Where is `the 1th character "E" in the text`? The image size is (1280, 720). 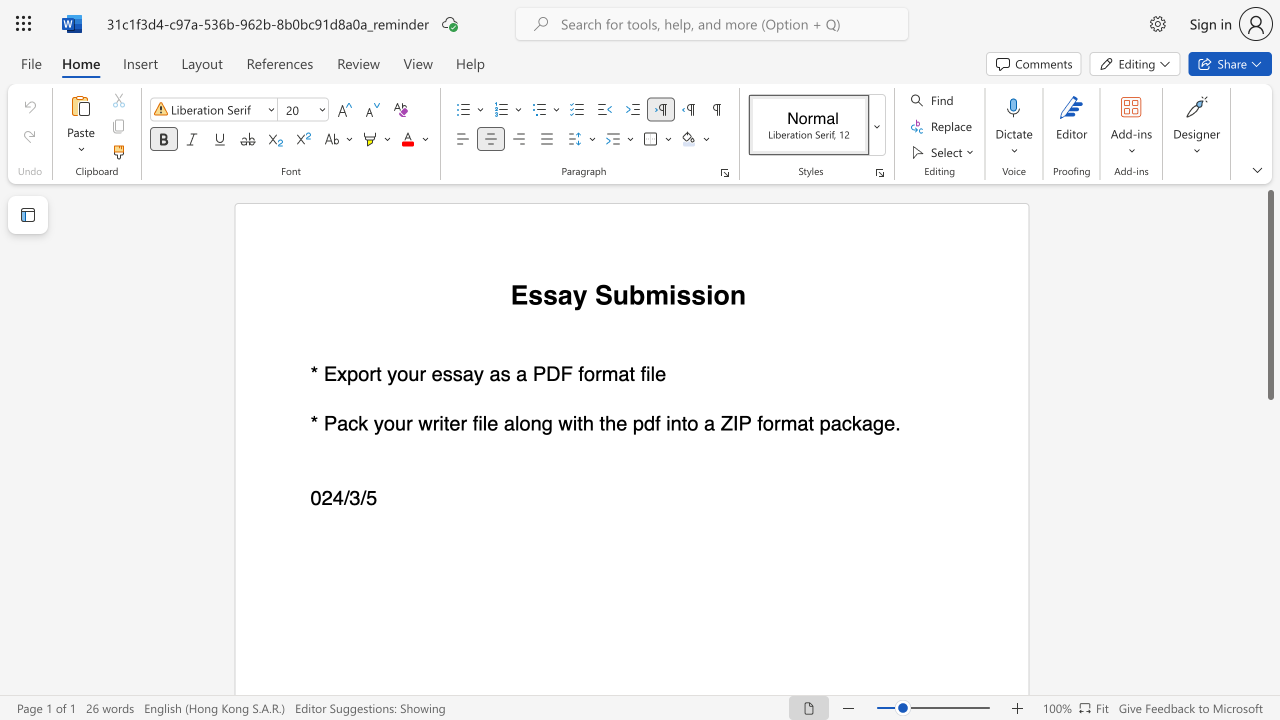
the 1th character "E" in the text is located at coordinates (519, 295).